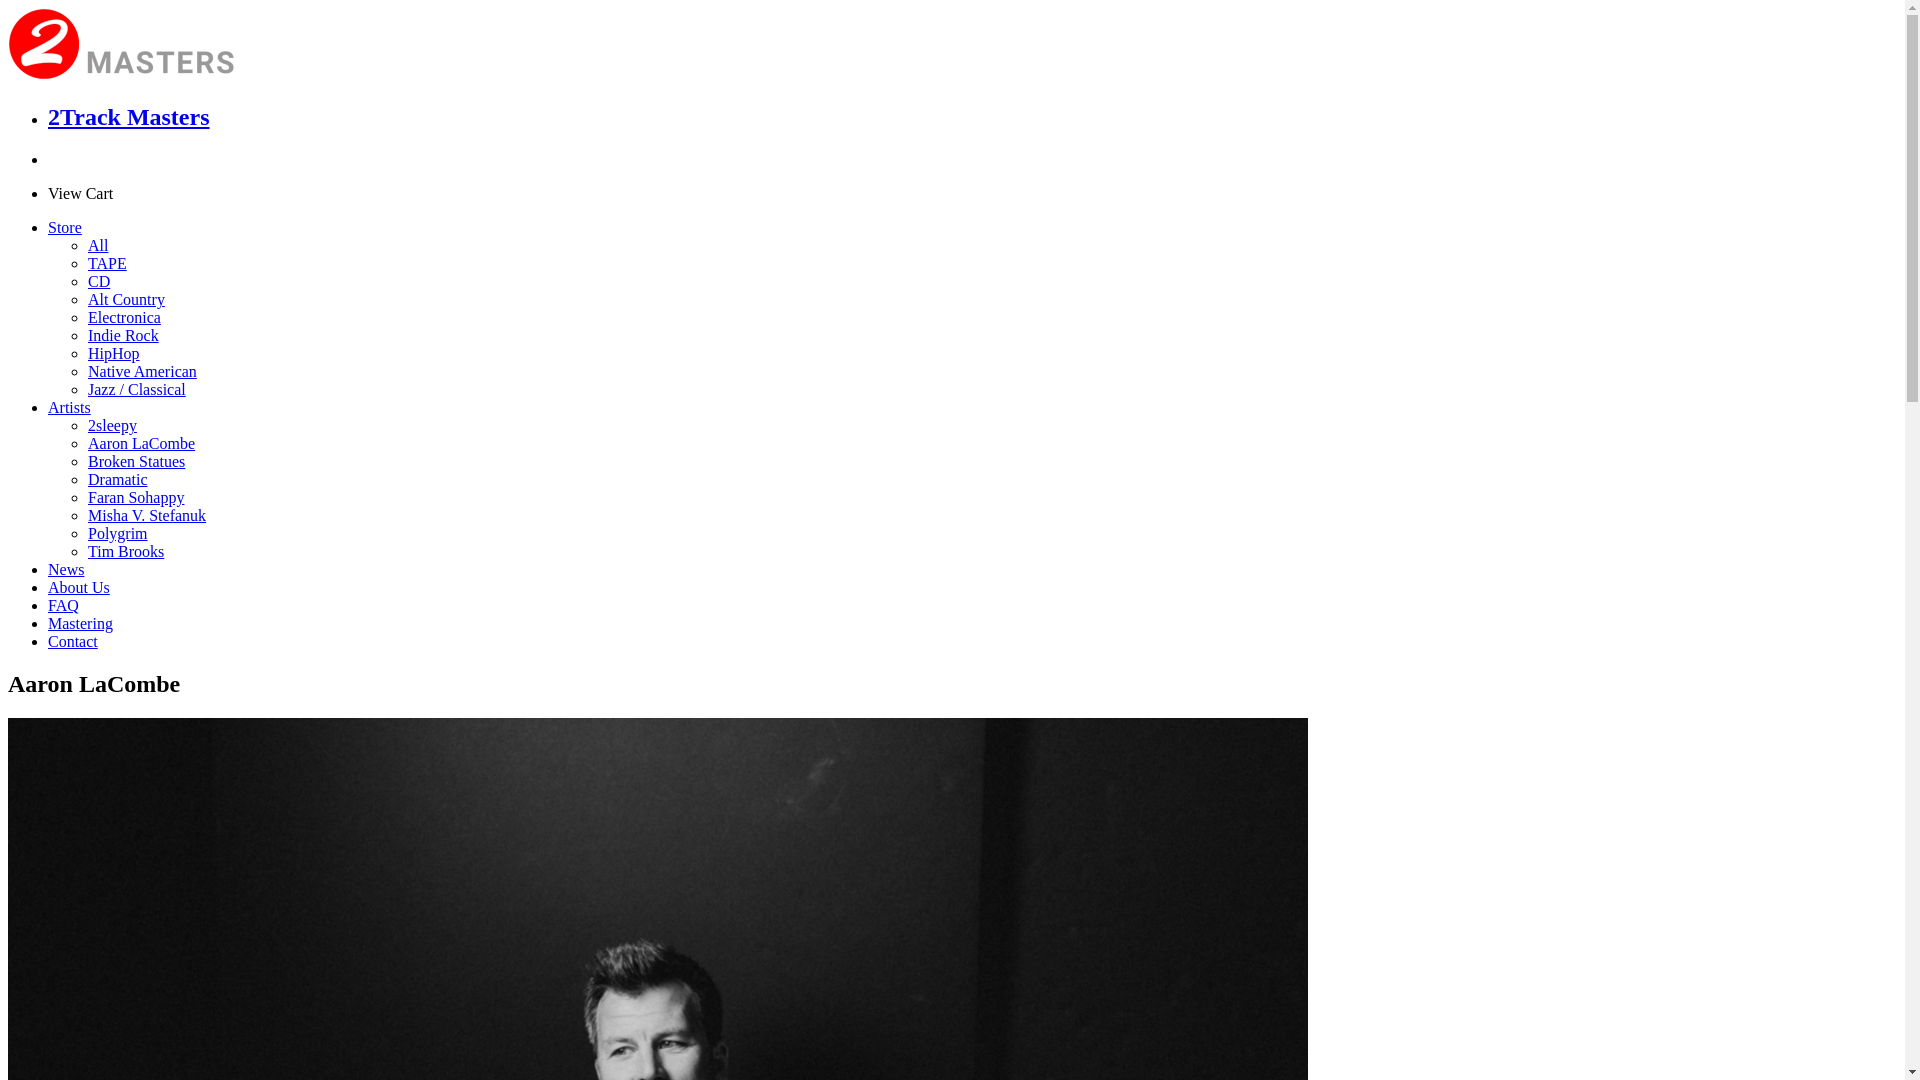  What do you see at coordinates (117, 479) in the screenshot?
I see `'Dramatic'` at bounding box center [117, 479].